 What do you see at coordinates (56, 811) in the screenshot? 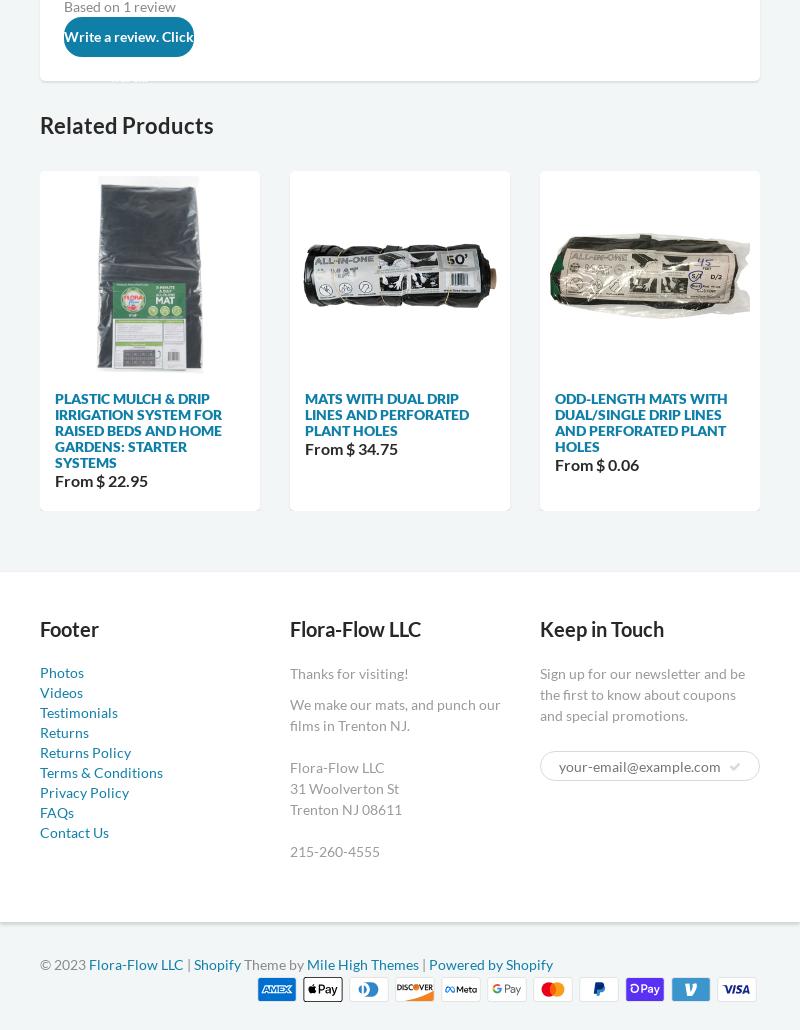
I see `'FAQs'` at bounding box center [56, 811].